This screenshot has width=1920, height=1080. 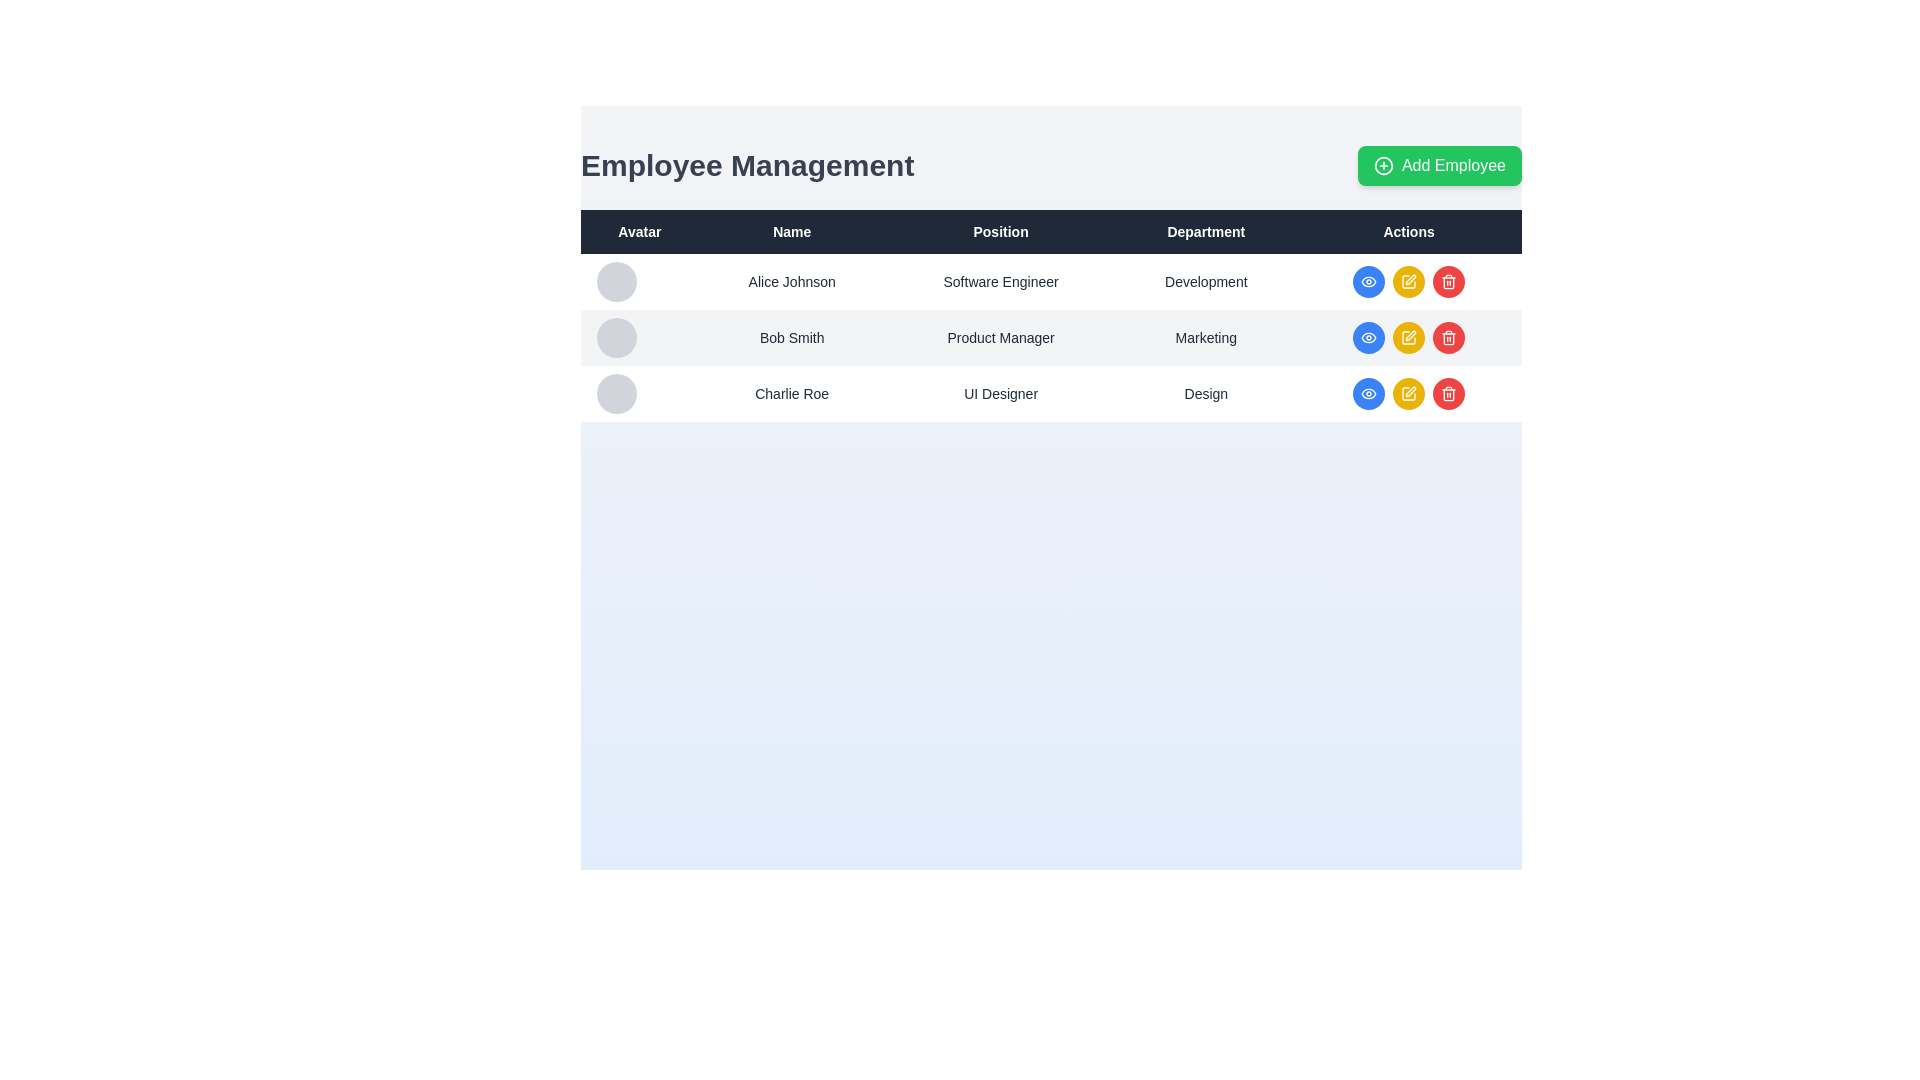 I want to click on the circular yellow button with a white pencil icon representing the edit action for 'Bob Smith' in the 'Actions' column, so click(x=1408, y=337).